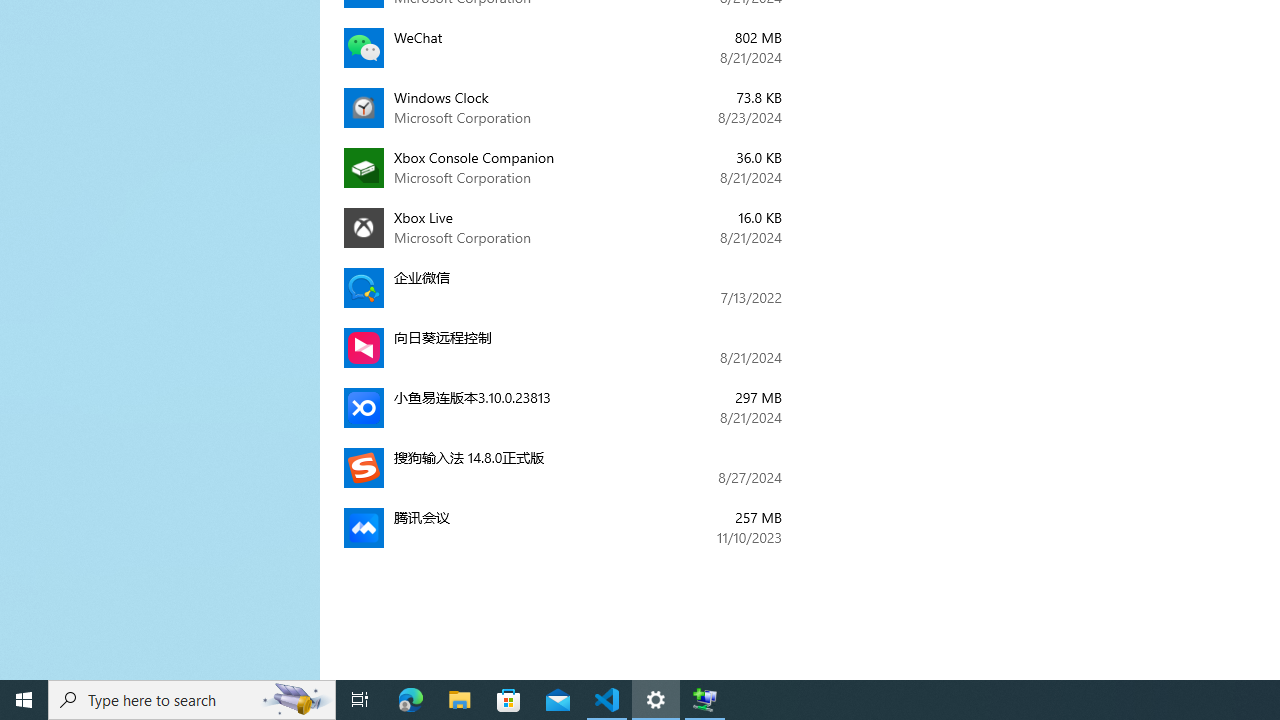  I want to click on 'Task View', so click(359, 698).